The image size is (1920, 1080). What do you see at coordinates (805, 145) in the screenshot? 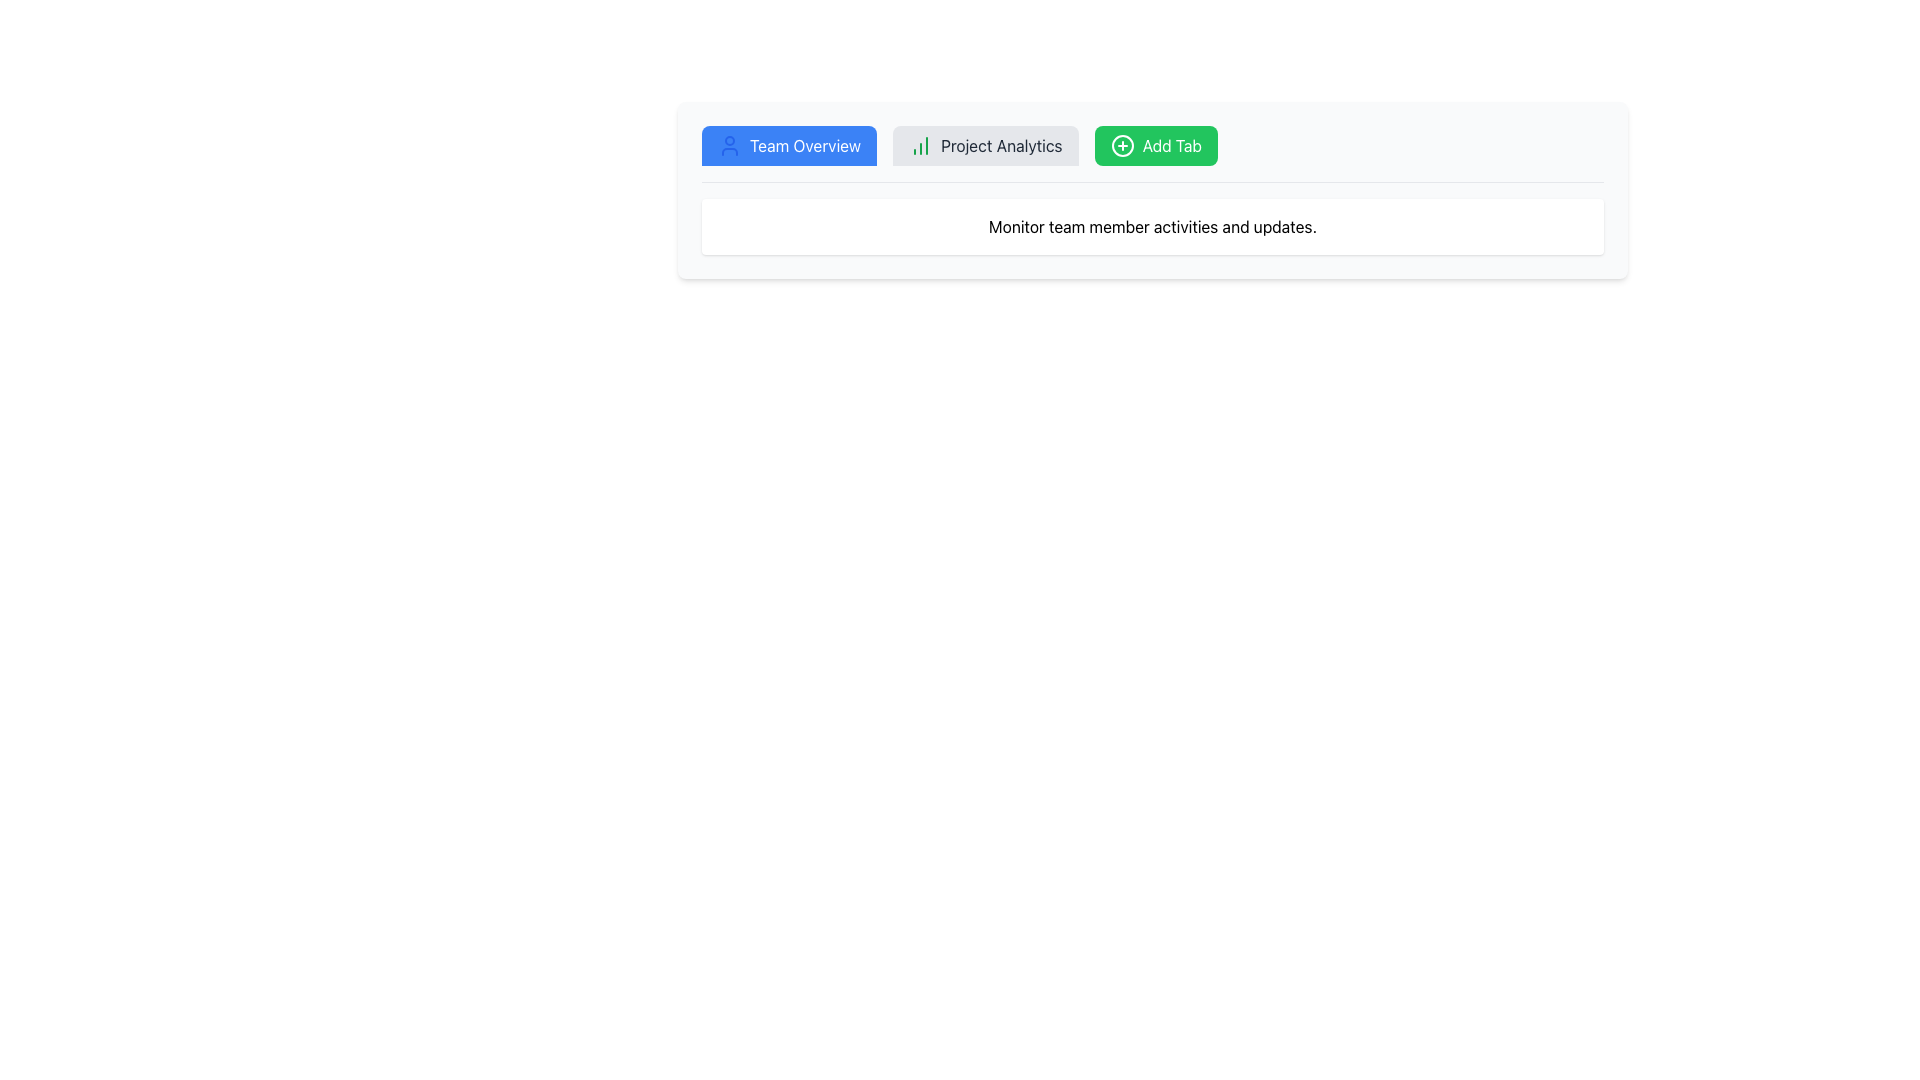
I see `the 'Team Overview' tab, which features bold white text on a rounded blue background` at bounding box center [805, 145].